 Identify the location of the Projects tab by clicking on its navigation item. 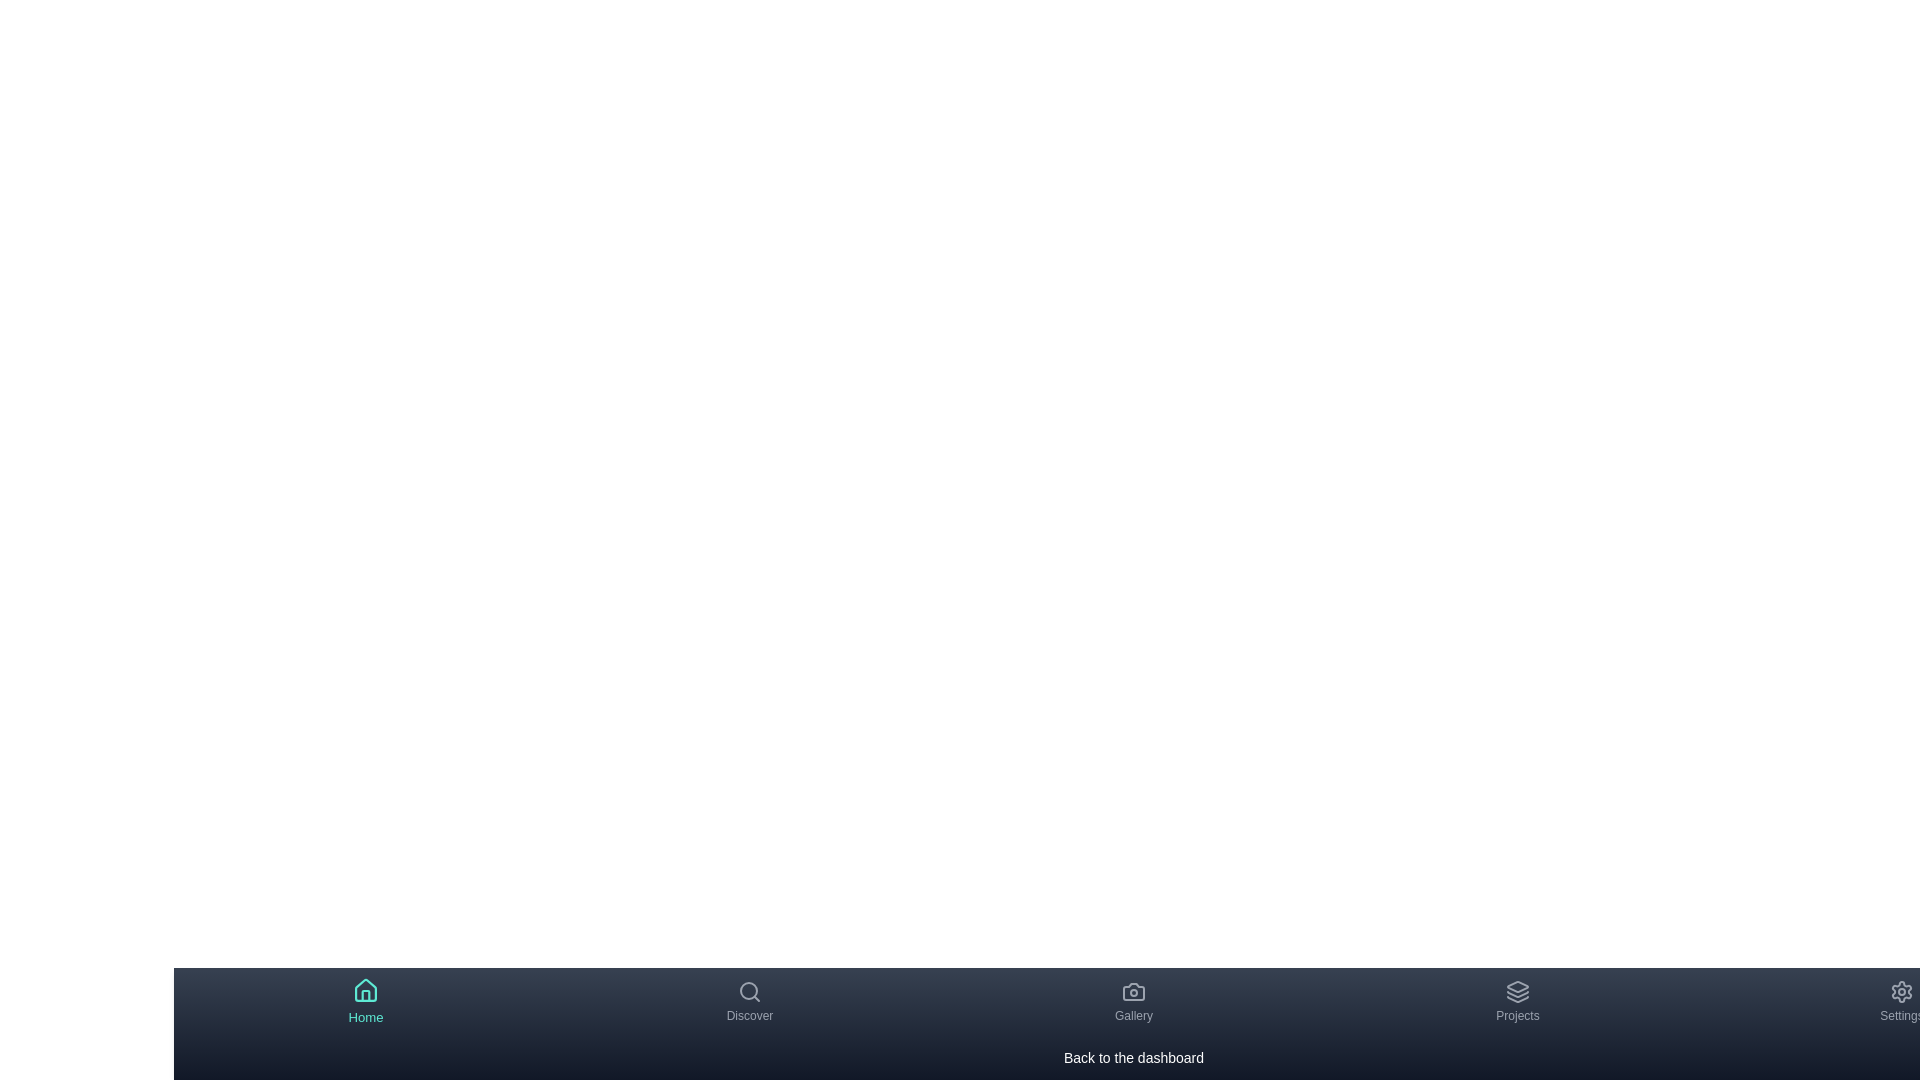
(1517, 1002).